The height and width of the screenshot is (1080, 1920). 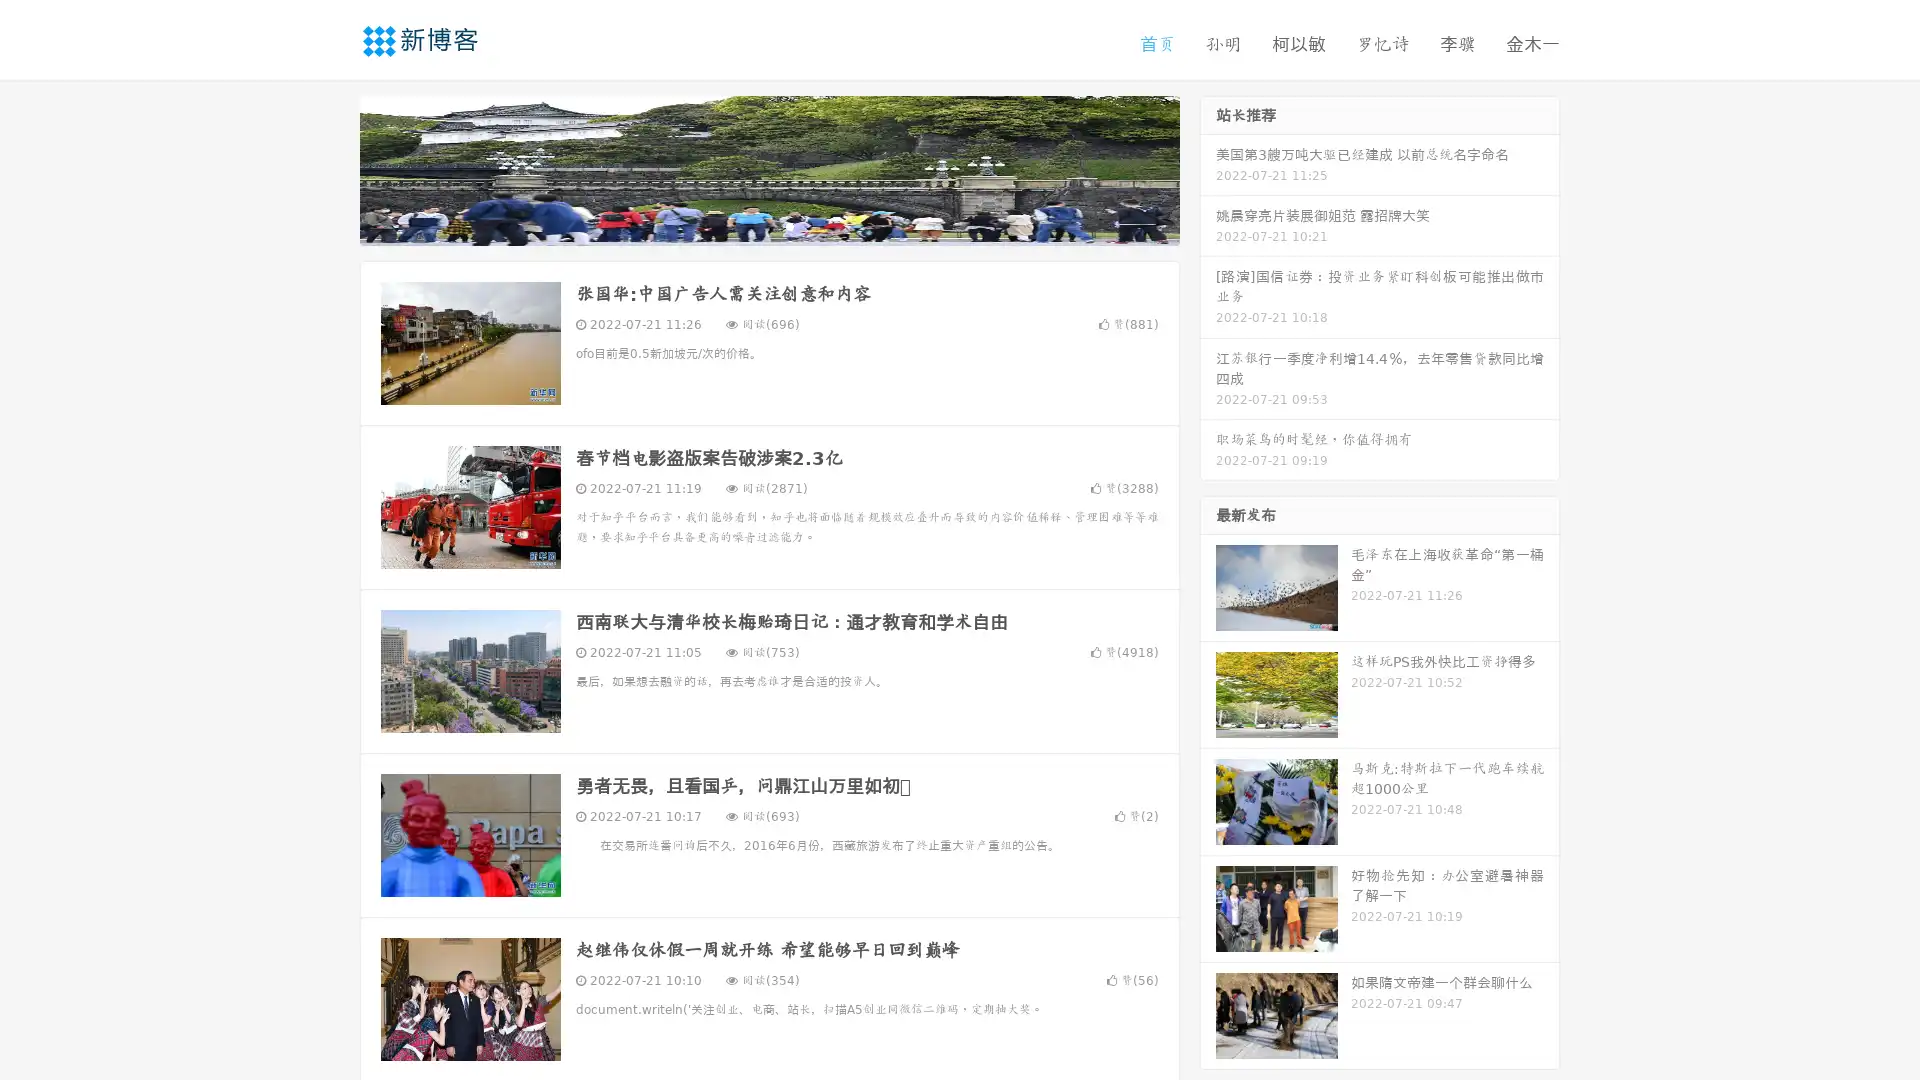 What do you see at coordinates (748, 225) in the screenshot?
I see `Go to slide 1` at bounding box center [748, 225].